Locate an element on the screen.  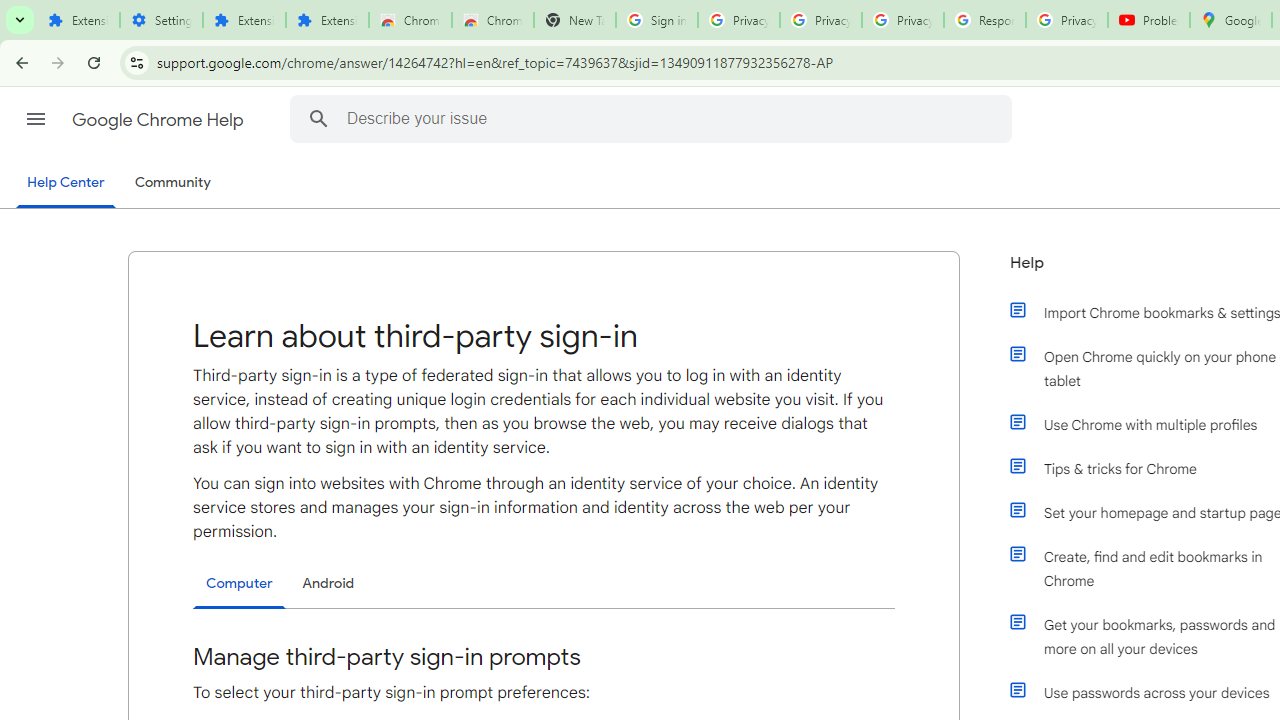
'Describe your issue' is located at coordinates (654, 118).